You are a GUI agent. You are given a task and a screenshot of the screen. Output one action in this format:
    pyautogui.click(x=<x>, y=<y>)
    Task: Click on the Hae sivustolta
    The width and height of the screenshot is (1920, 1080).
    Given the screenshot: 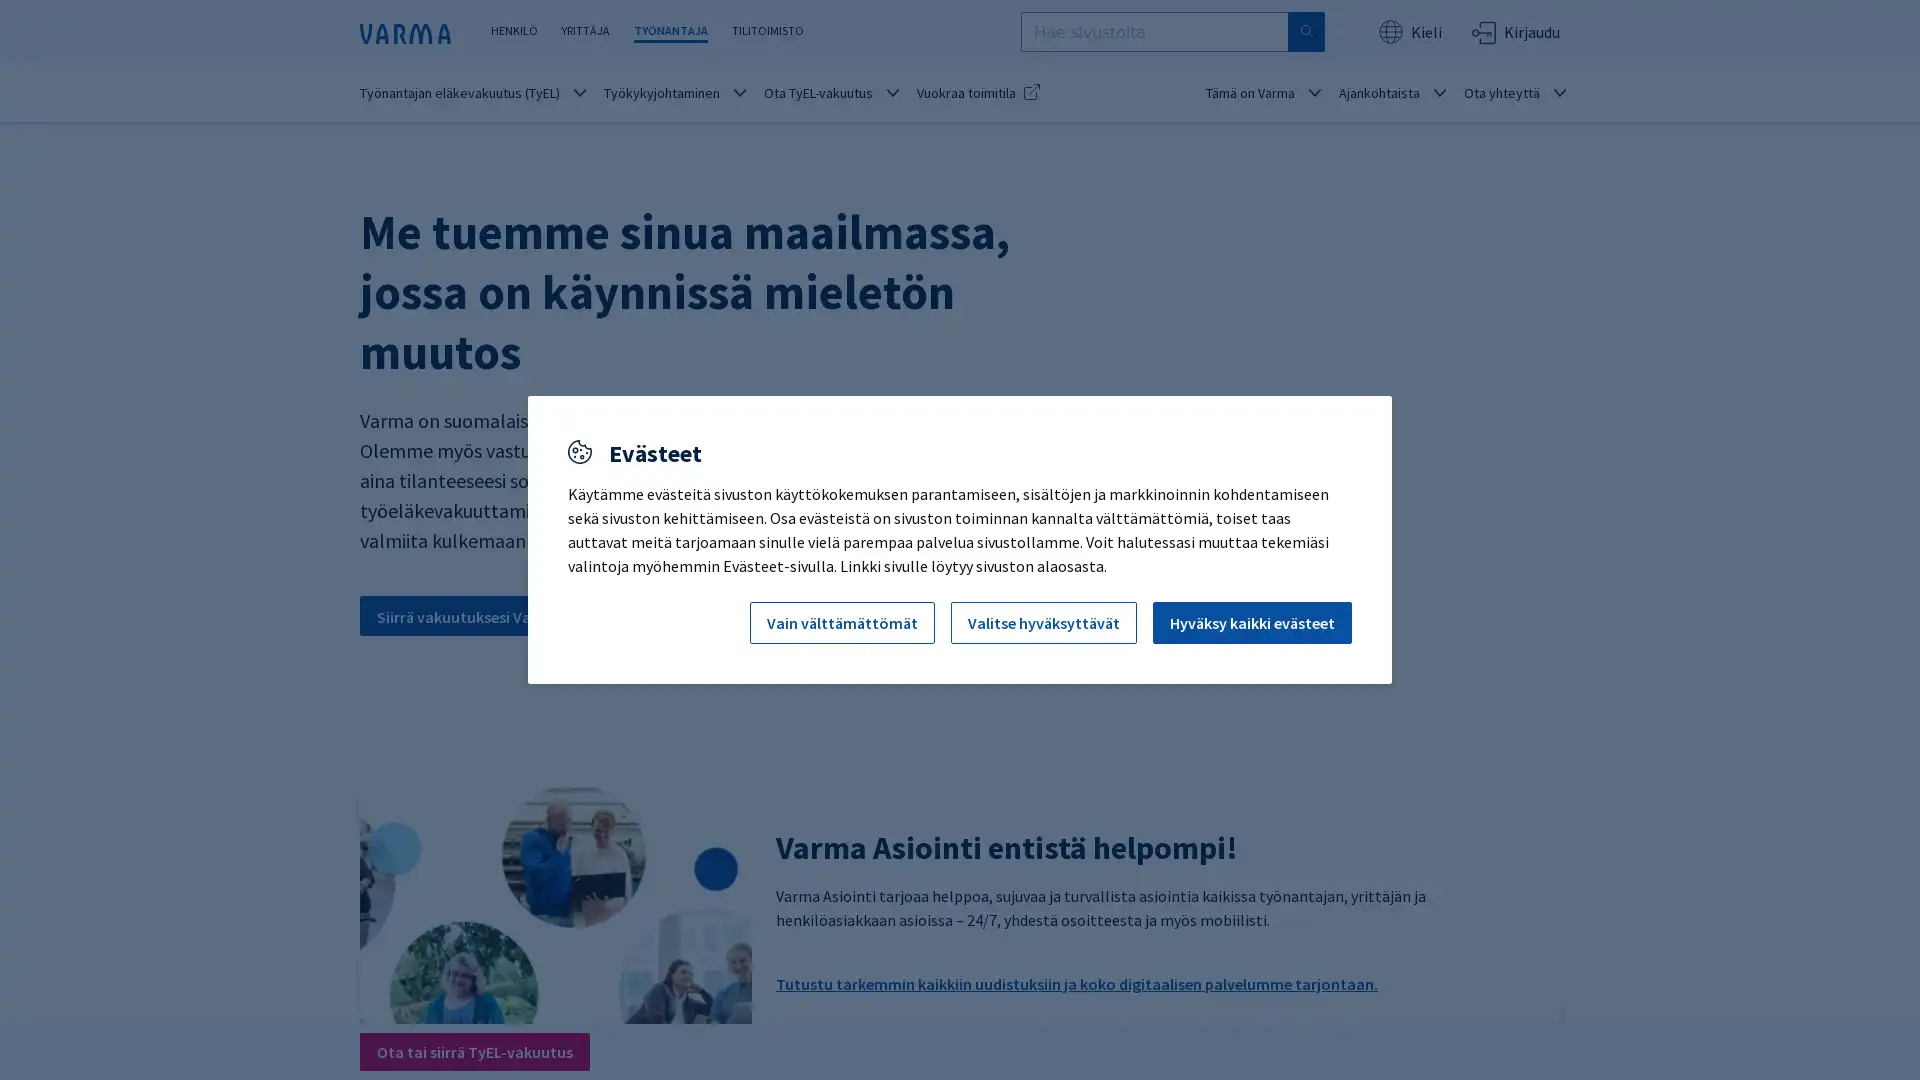 What is the action you would take?
    pyautogui.click(x=1306, y=31)
    